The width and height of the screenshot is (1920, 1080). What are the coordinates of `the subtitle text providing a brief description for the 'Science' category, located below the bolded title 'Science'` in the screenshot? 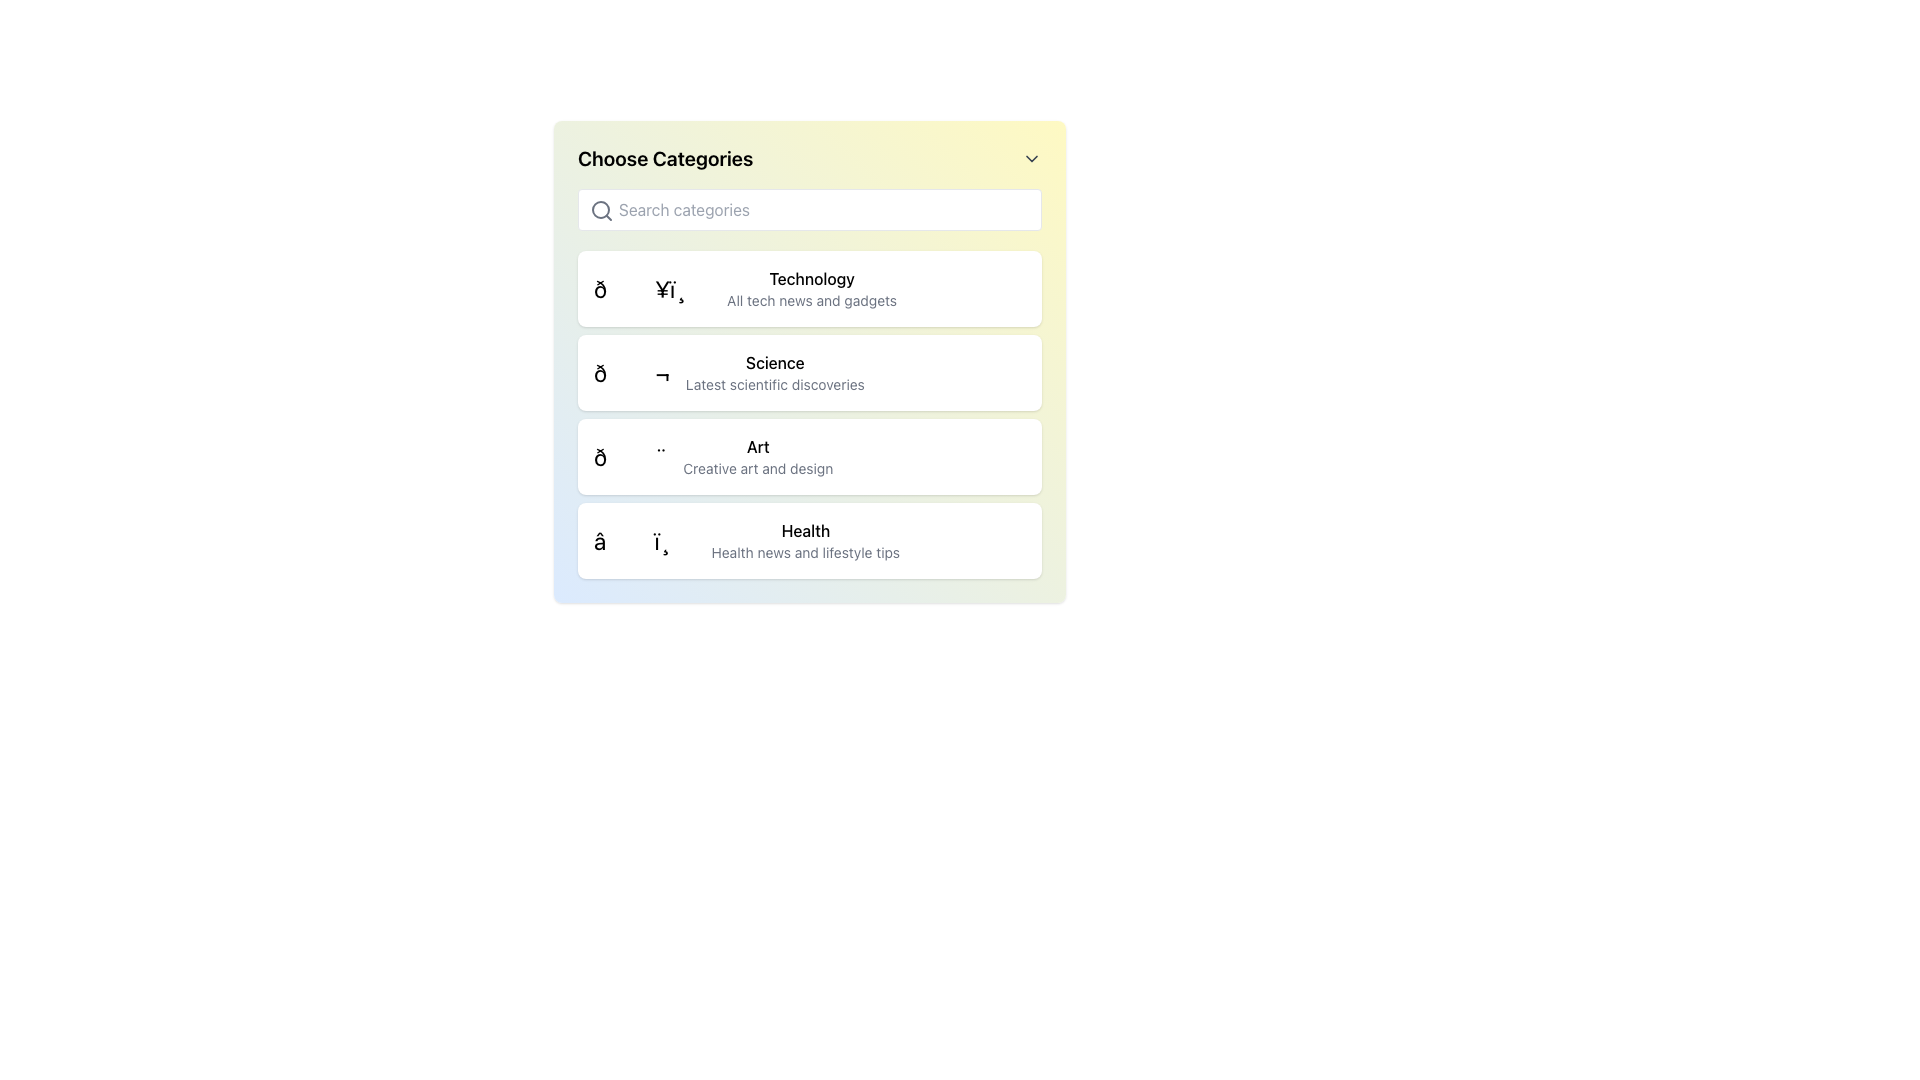 It's located at (774, 385).